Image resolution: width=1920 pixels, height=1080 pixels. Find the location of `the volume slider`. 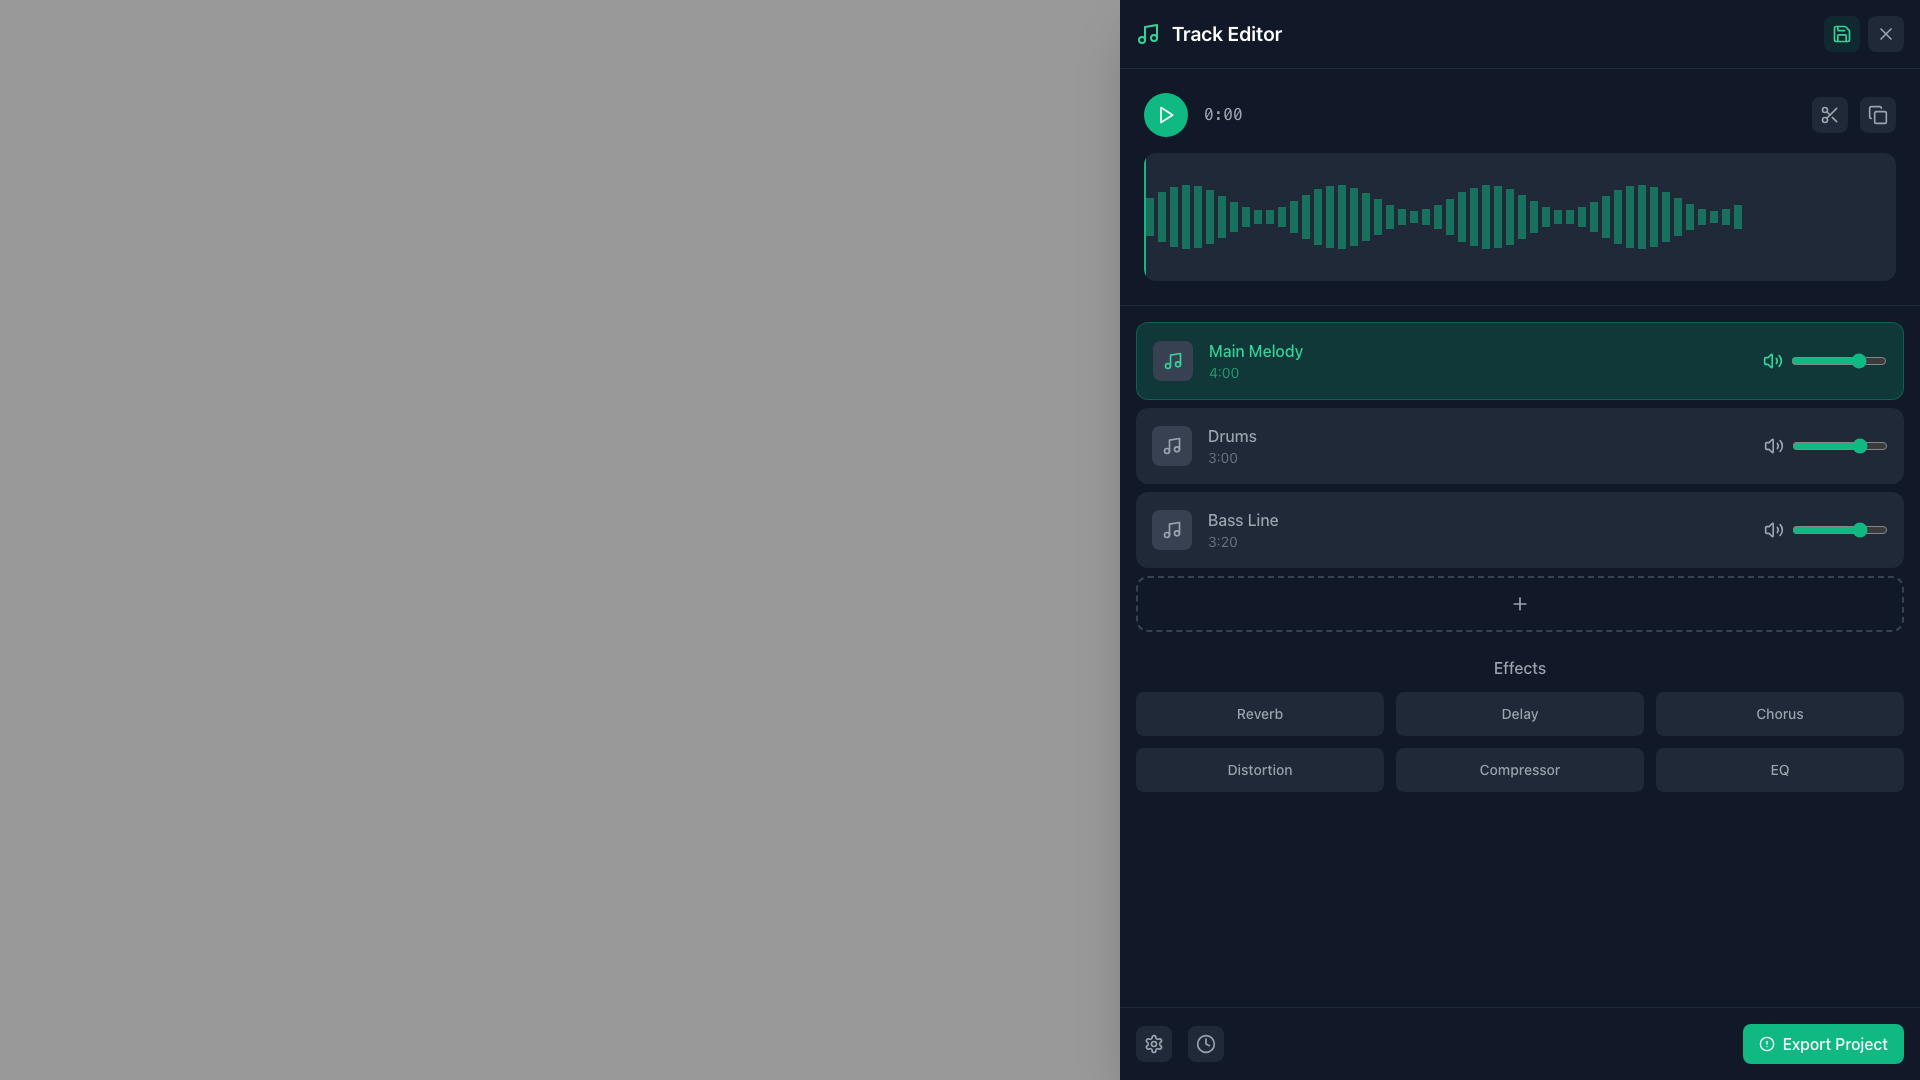

the volume slider is located at coordinates (1810, 445).